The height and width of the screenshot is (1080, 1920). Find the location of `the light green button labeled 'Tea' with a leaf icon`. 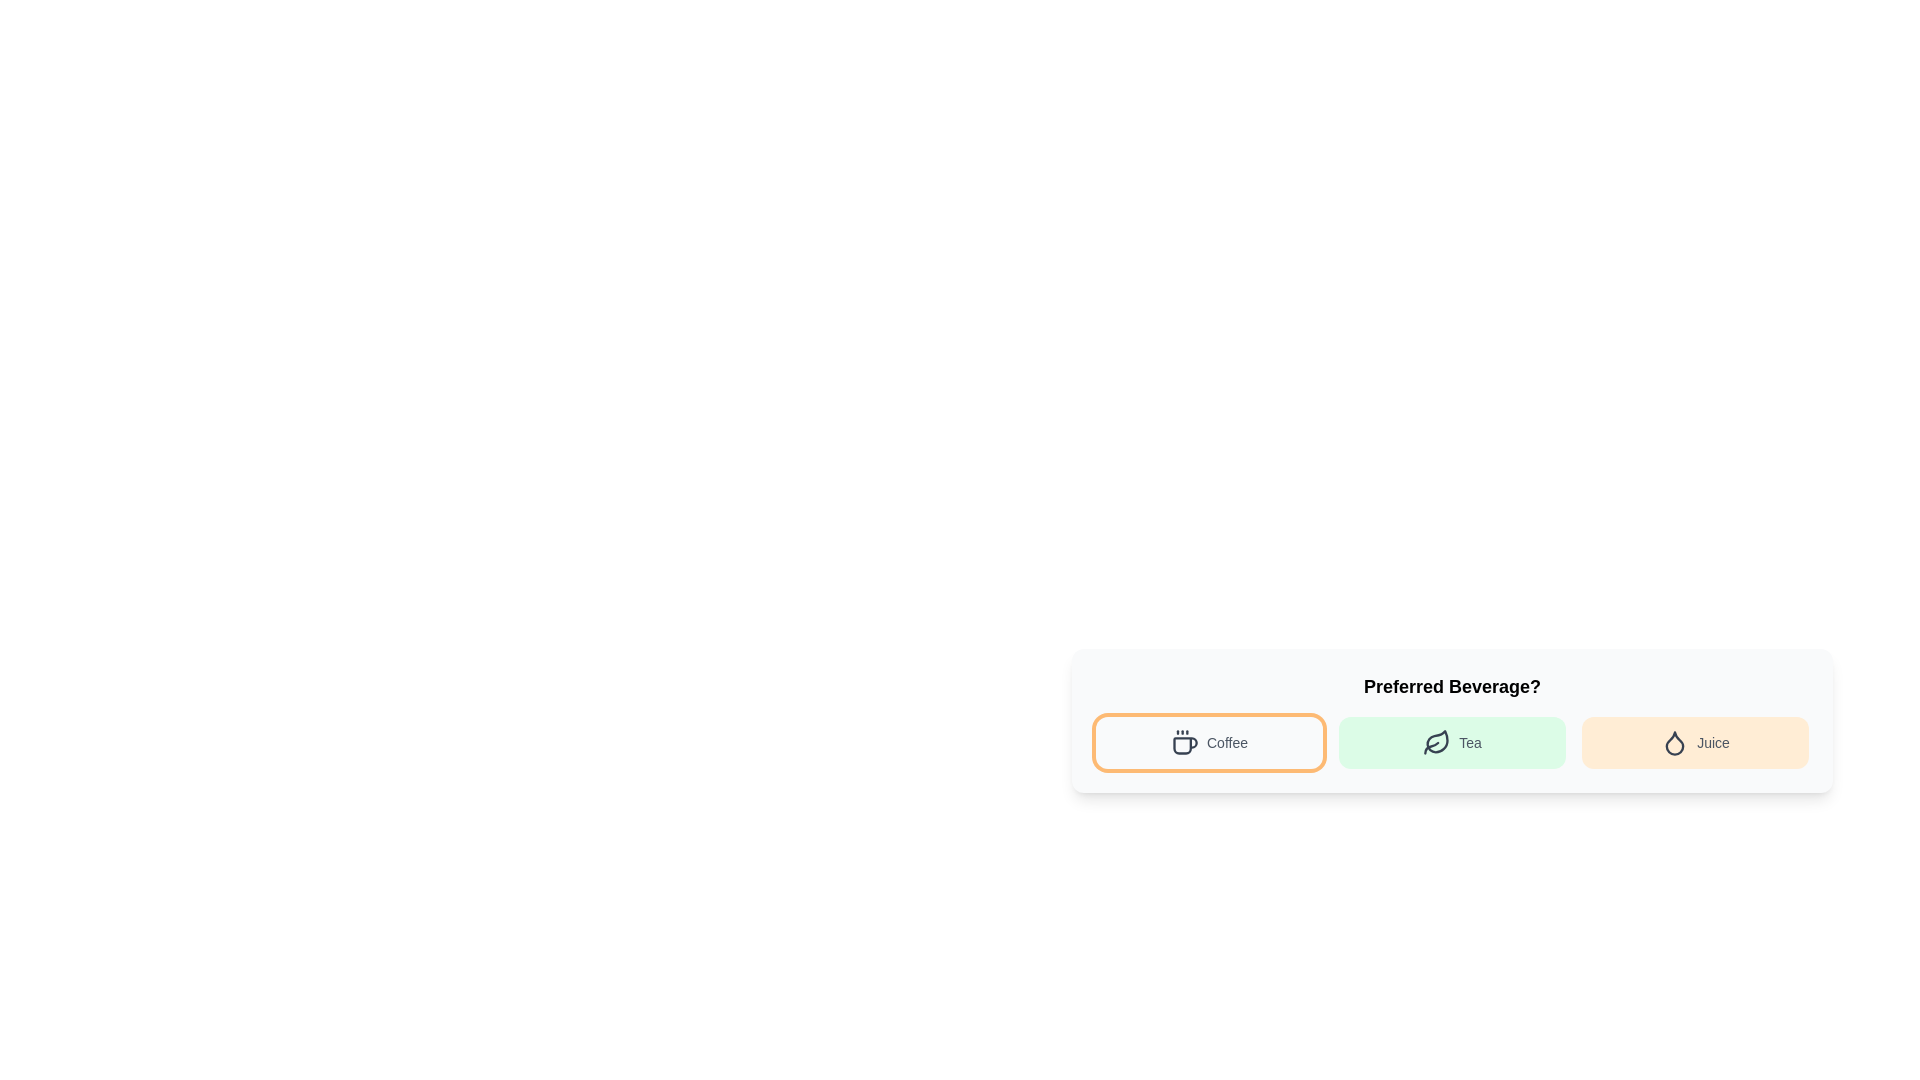

the light green button labeled 'Tea' with a leaf icon is located at coordinates (1452, 743).